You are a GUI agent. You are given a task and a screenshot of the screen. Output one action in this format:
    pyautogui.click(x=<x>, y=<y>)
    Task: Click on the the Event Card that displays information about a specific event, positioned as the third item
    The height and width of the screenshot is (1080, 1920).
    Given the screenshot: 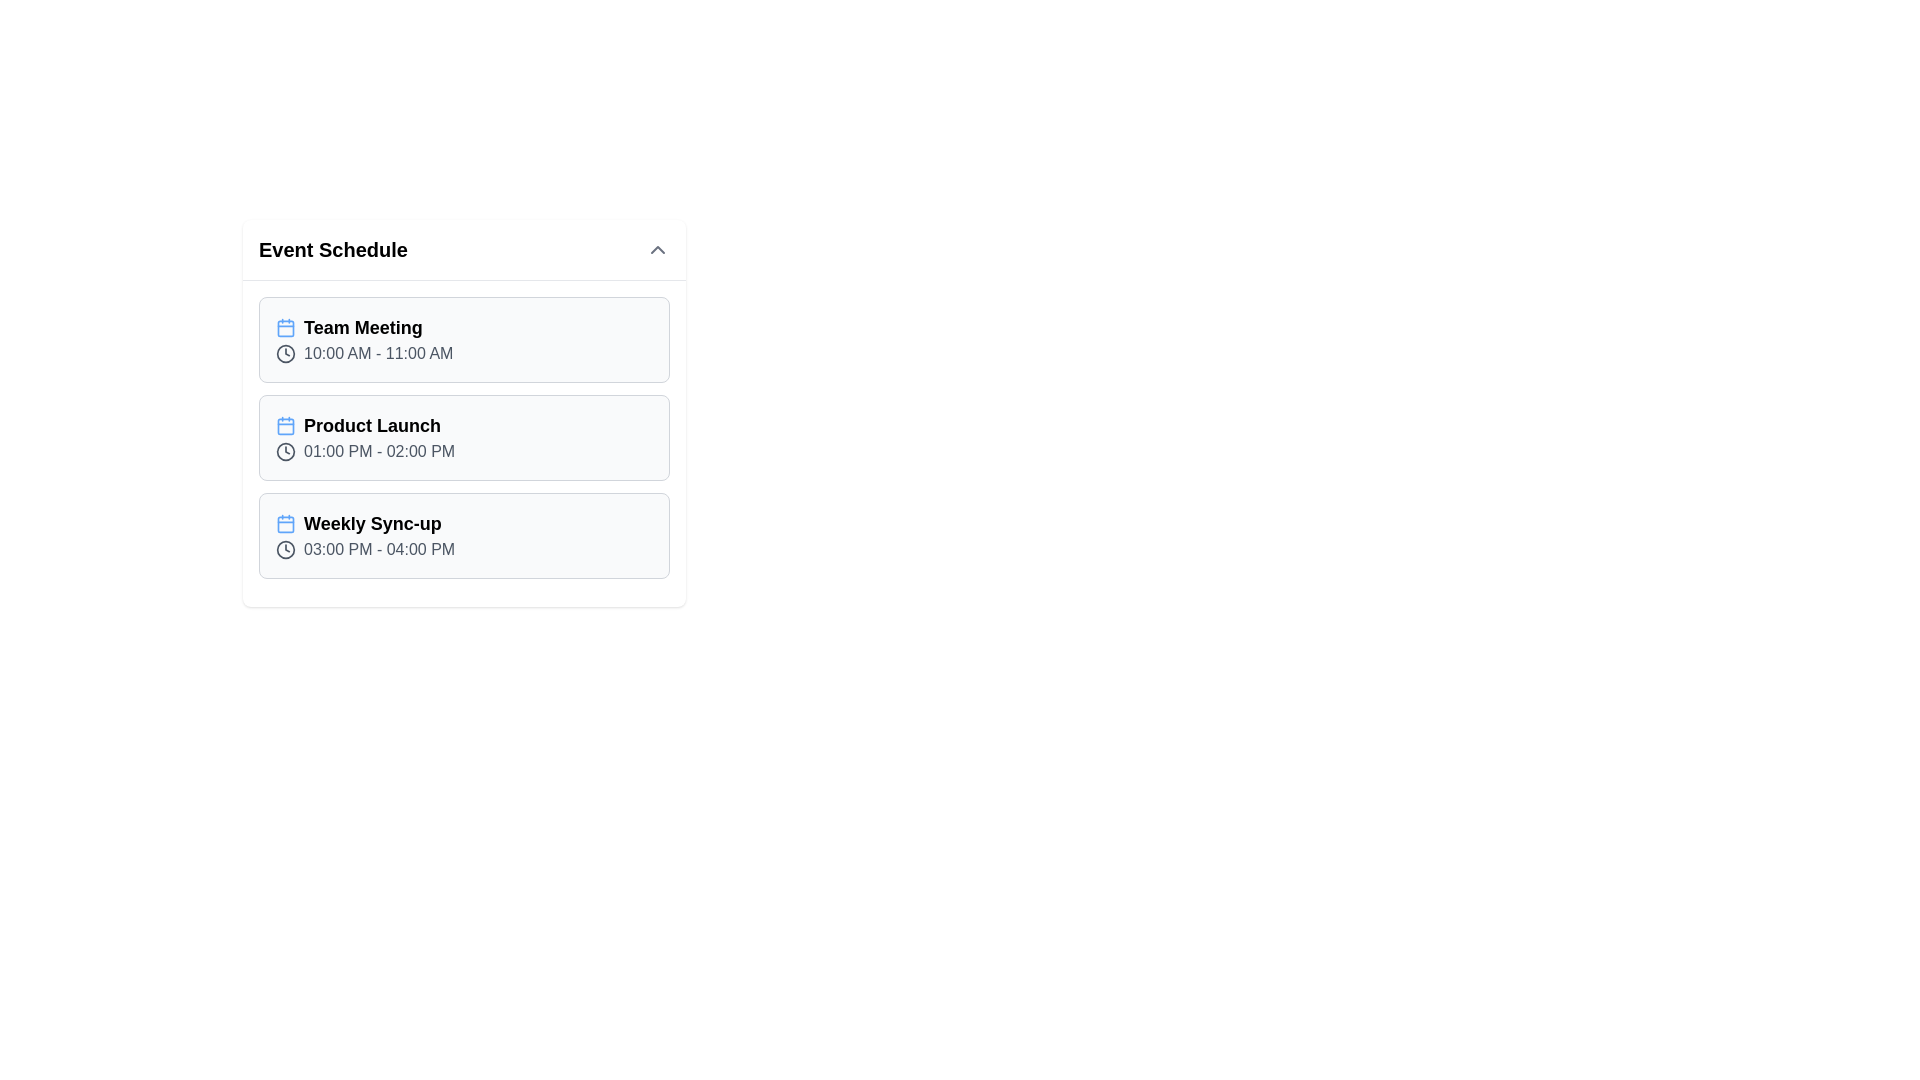 What is the action you would take?
    pyautogui.click(x=463, y=535)
    